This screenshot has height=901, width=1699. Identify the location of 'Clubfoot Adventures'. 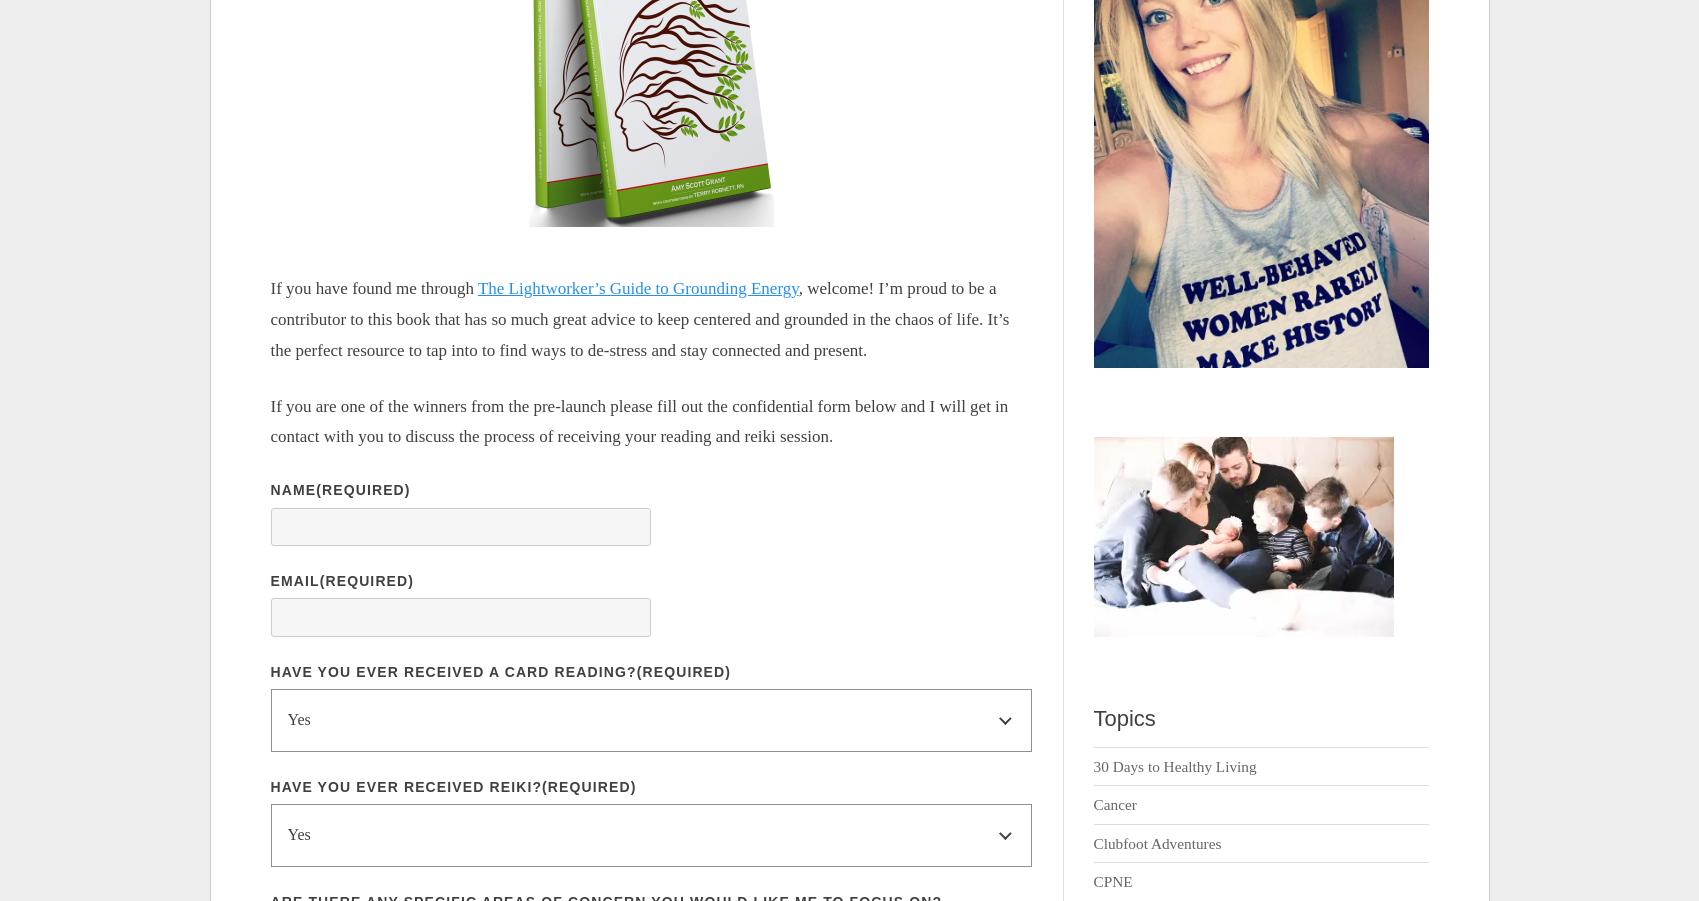
(1091, 842).